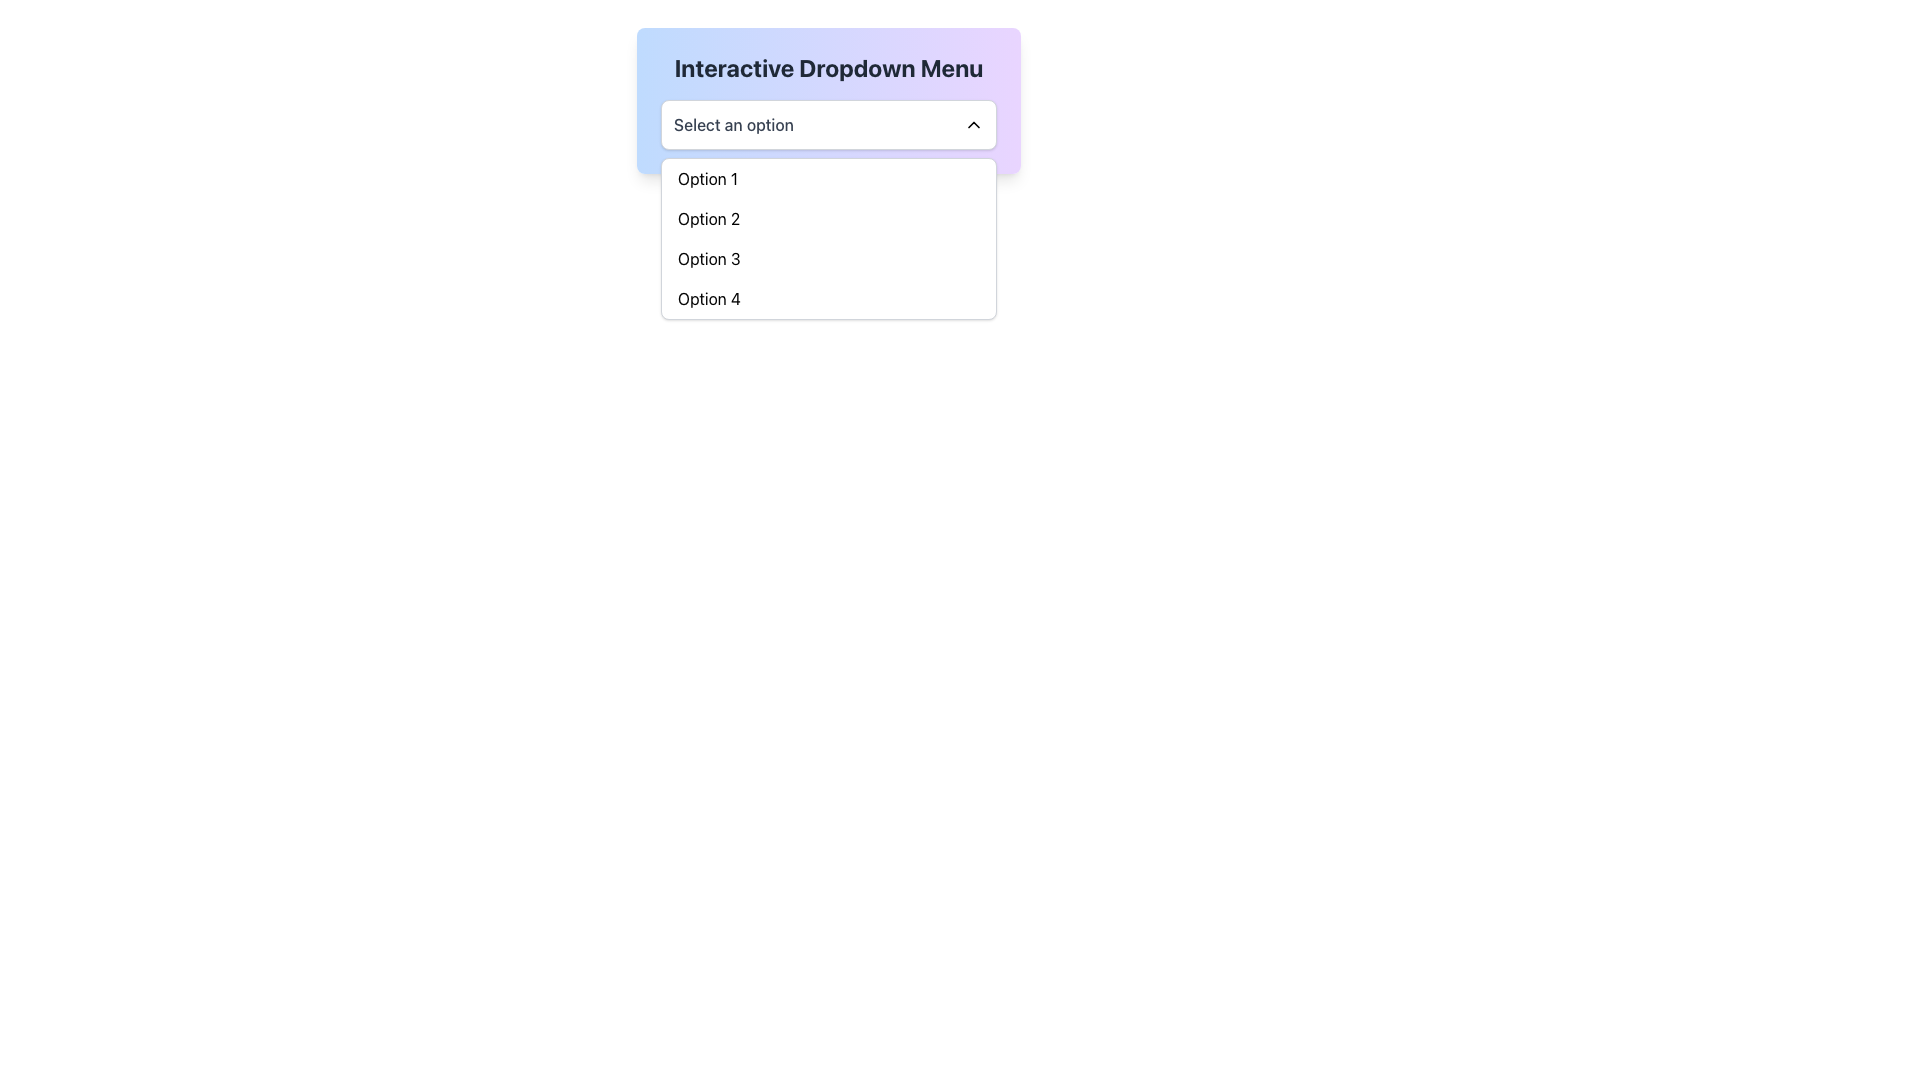 The image size is (1920, 1080). I want to click on an option from the dropdown menu labeled 'Select an option', which is located beneath the title 'Interactive Dropdown Menu', so click(829, 124).